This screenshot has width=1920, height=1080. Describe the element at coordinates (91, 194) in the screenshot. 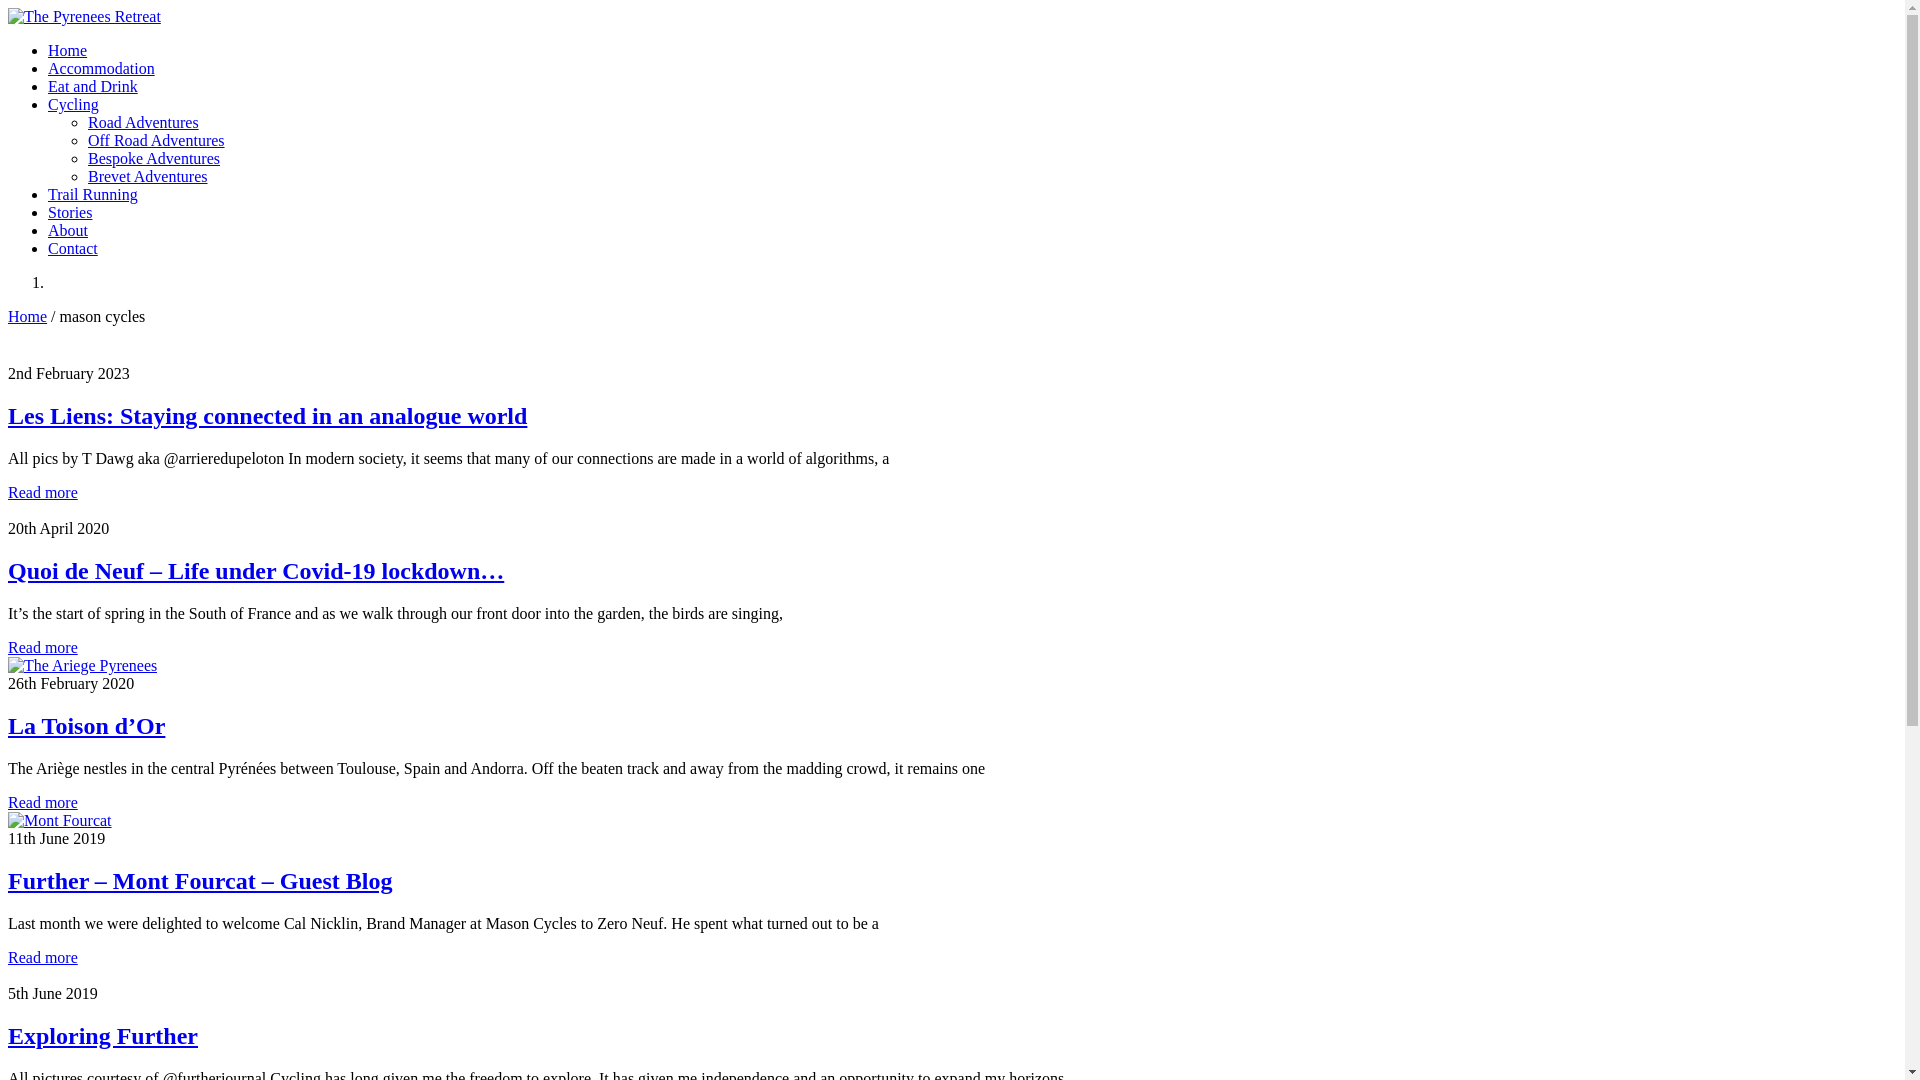

I see `'Trail Running'` at that location.